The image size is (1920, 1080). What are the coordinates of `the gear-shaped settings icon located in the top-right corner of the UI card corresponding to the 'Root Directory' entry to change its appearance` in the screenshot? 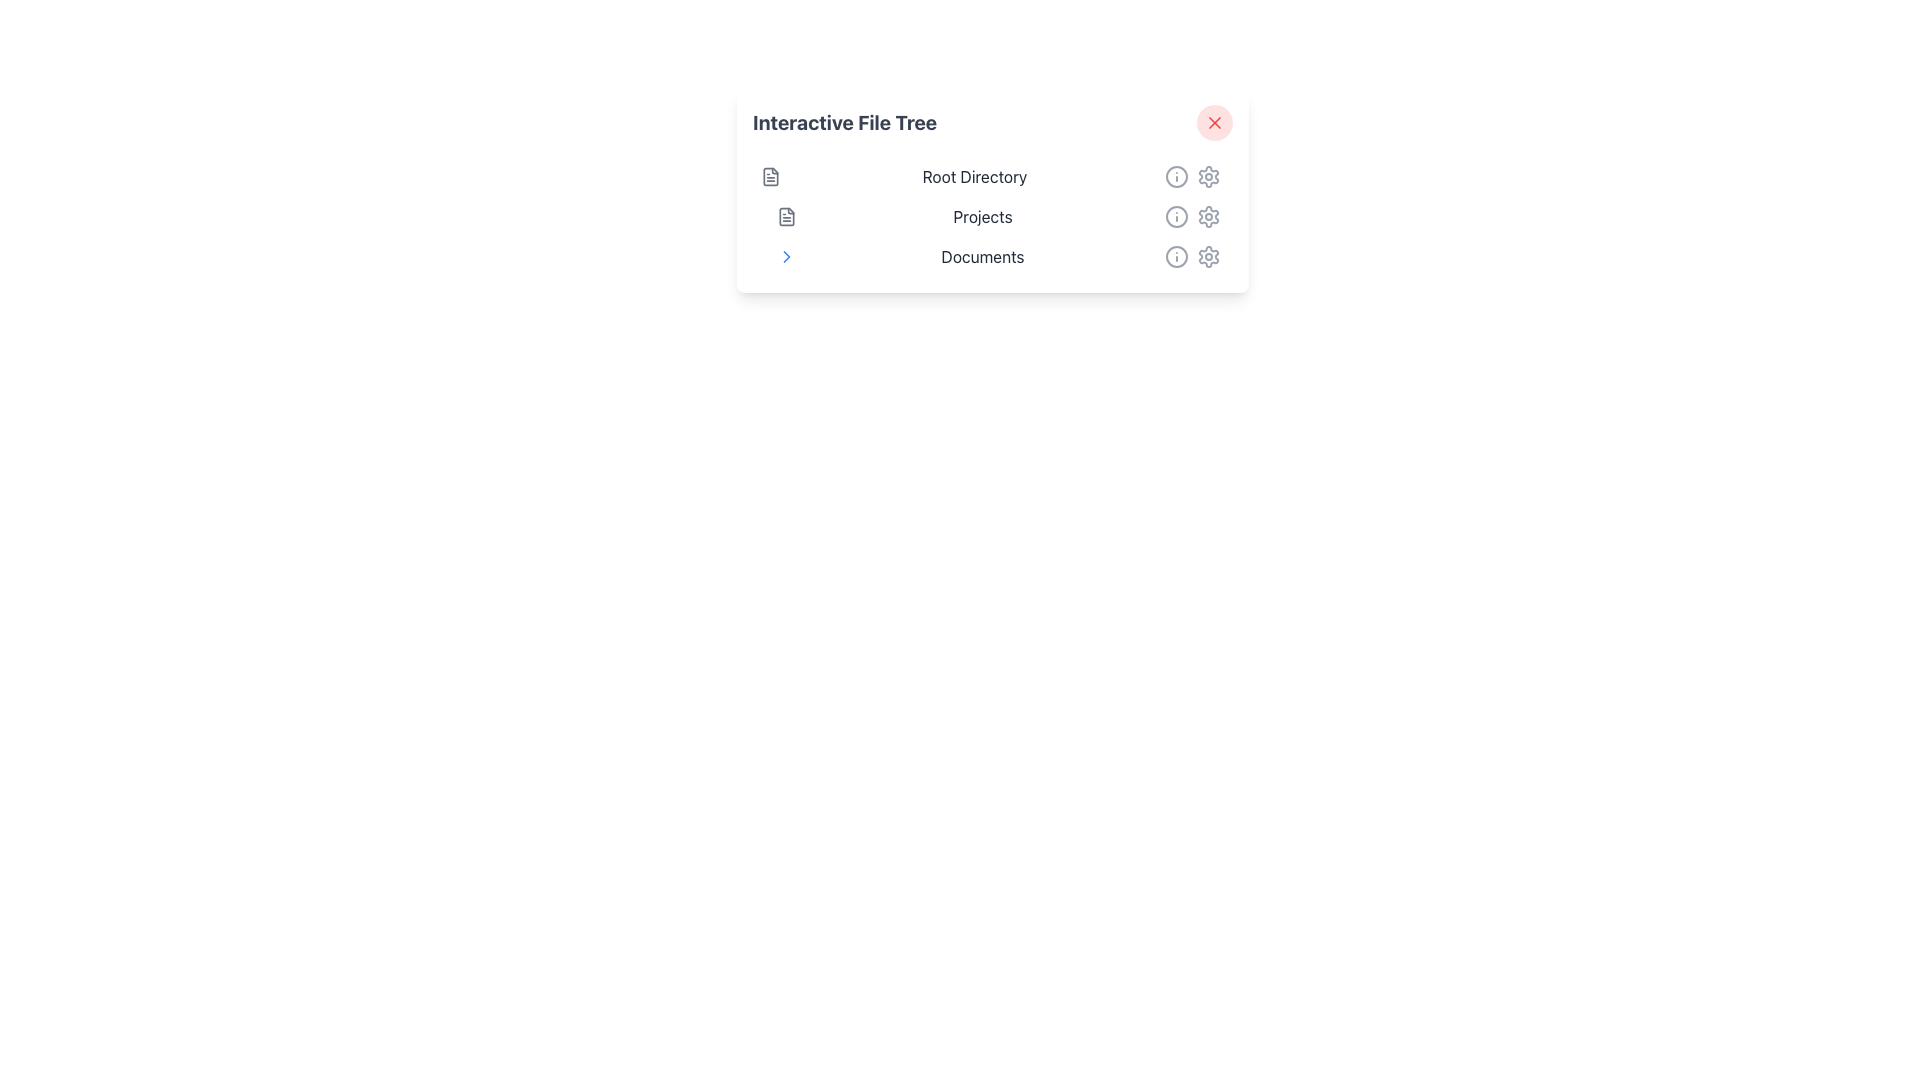 It's located at (1208, 176).